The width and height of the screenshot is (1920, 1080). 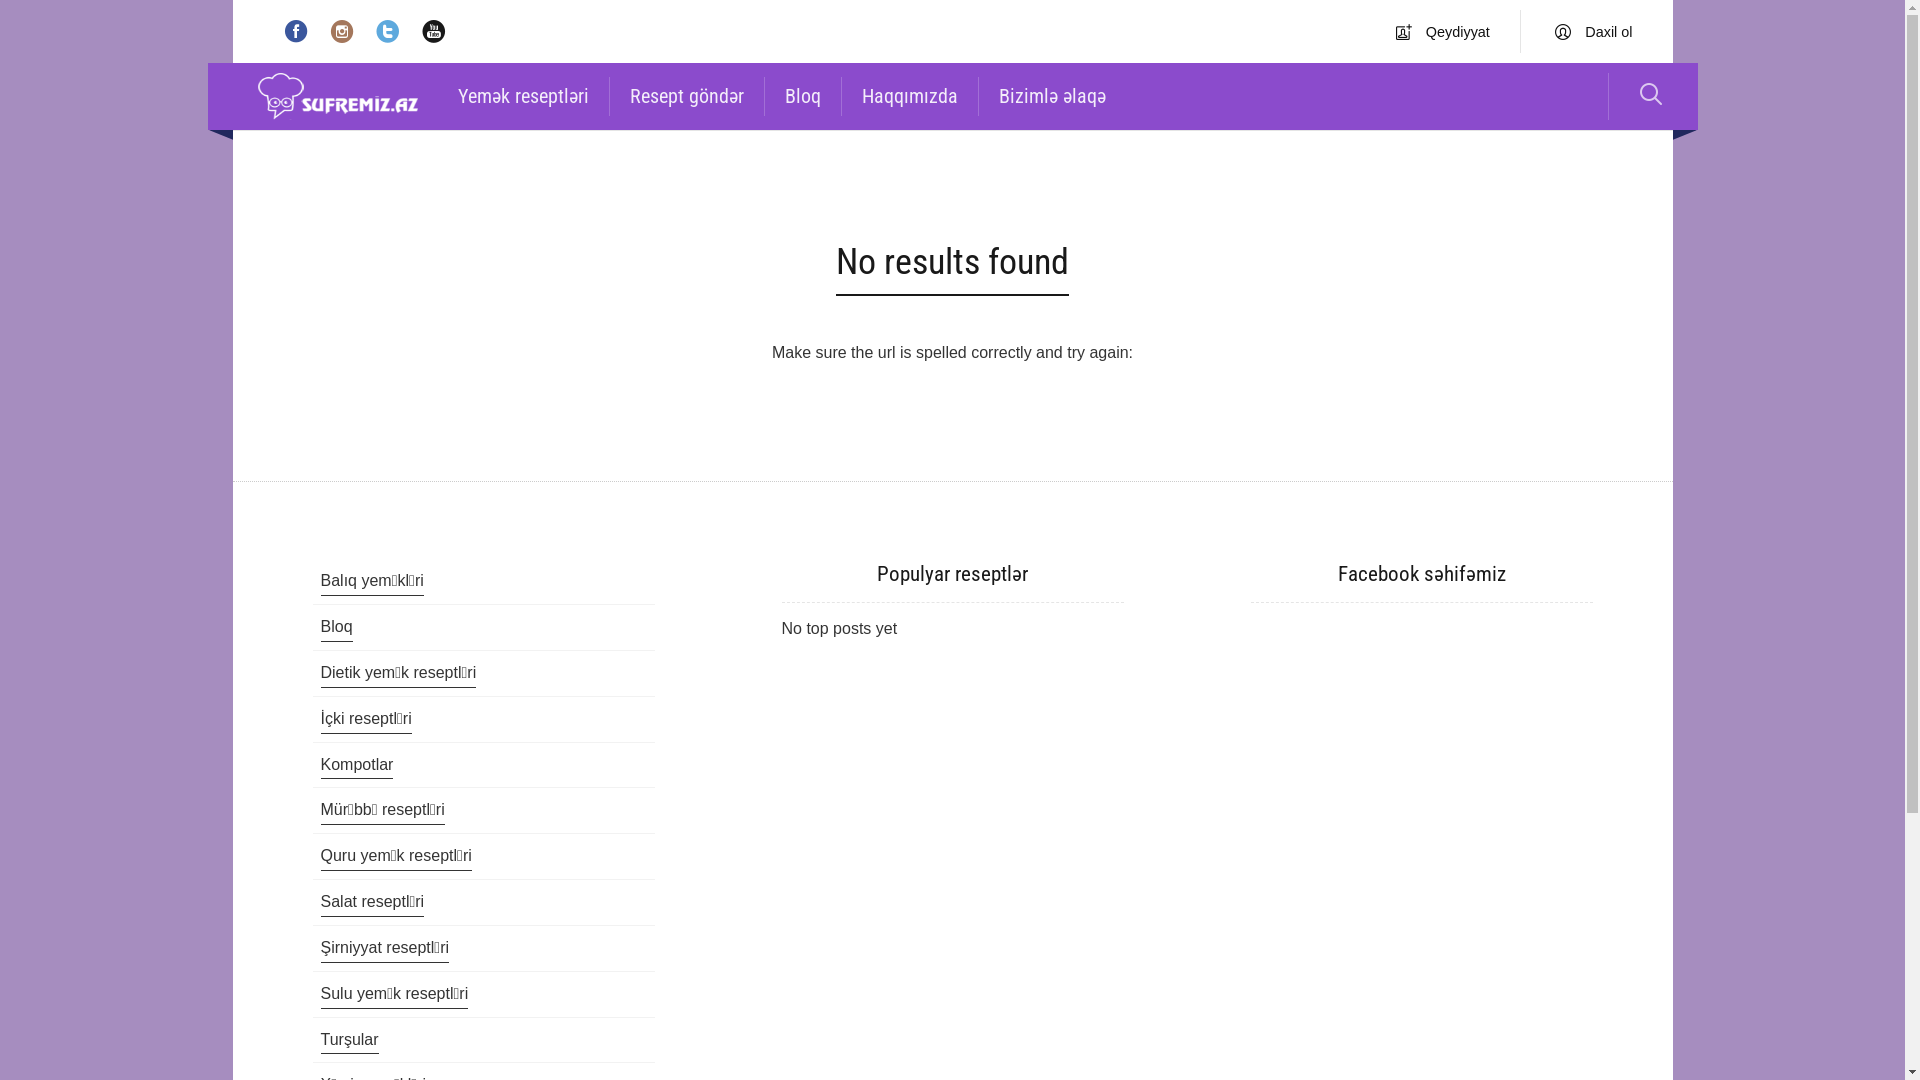 What do you see at coordinates (1443, 31) in the screenshot?
I see `'Qeydiyyat'` at bounding box center [1443, 31].